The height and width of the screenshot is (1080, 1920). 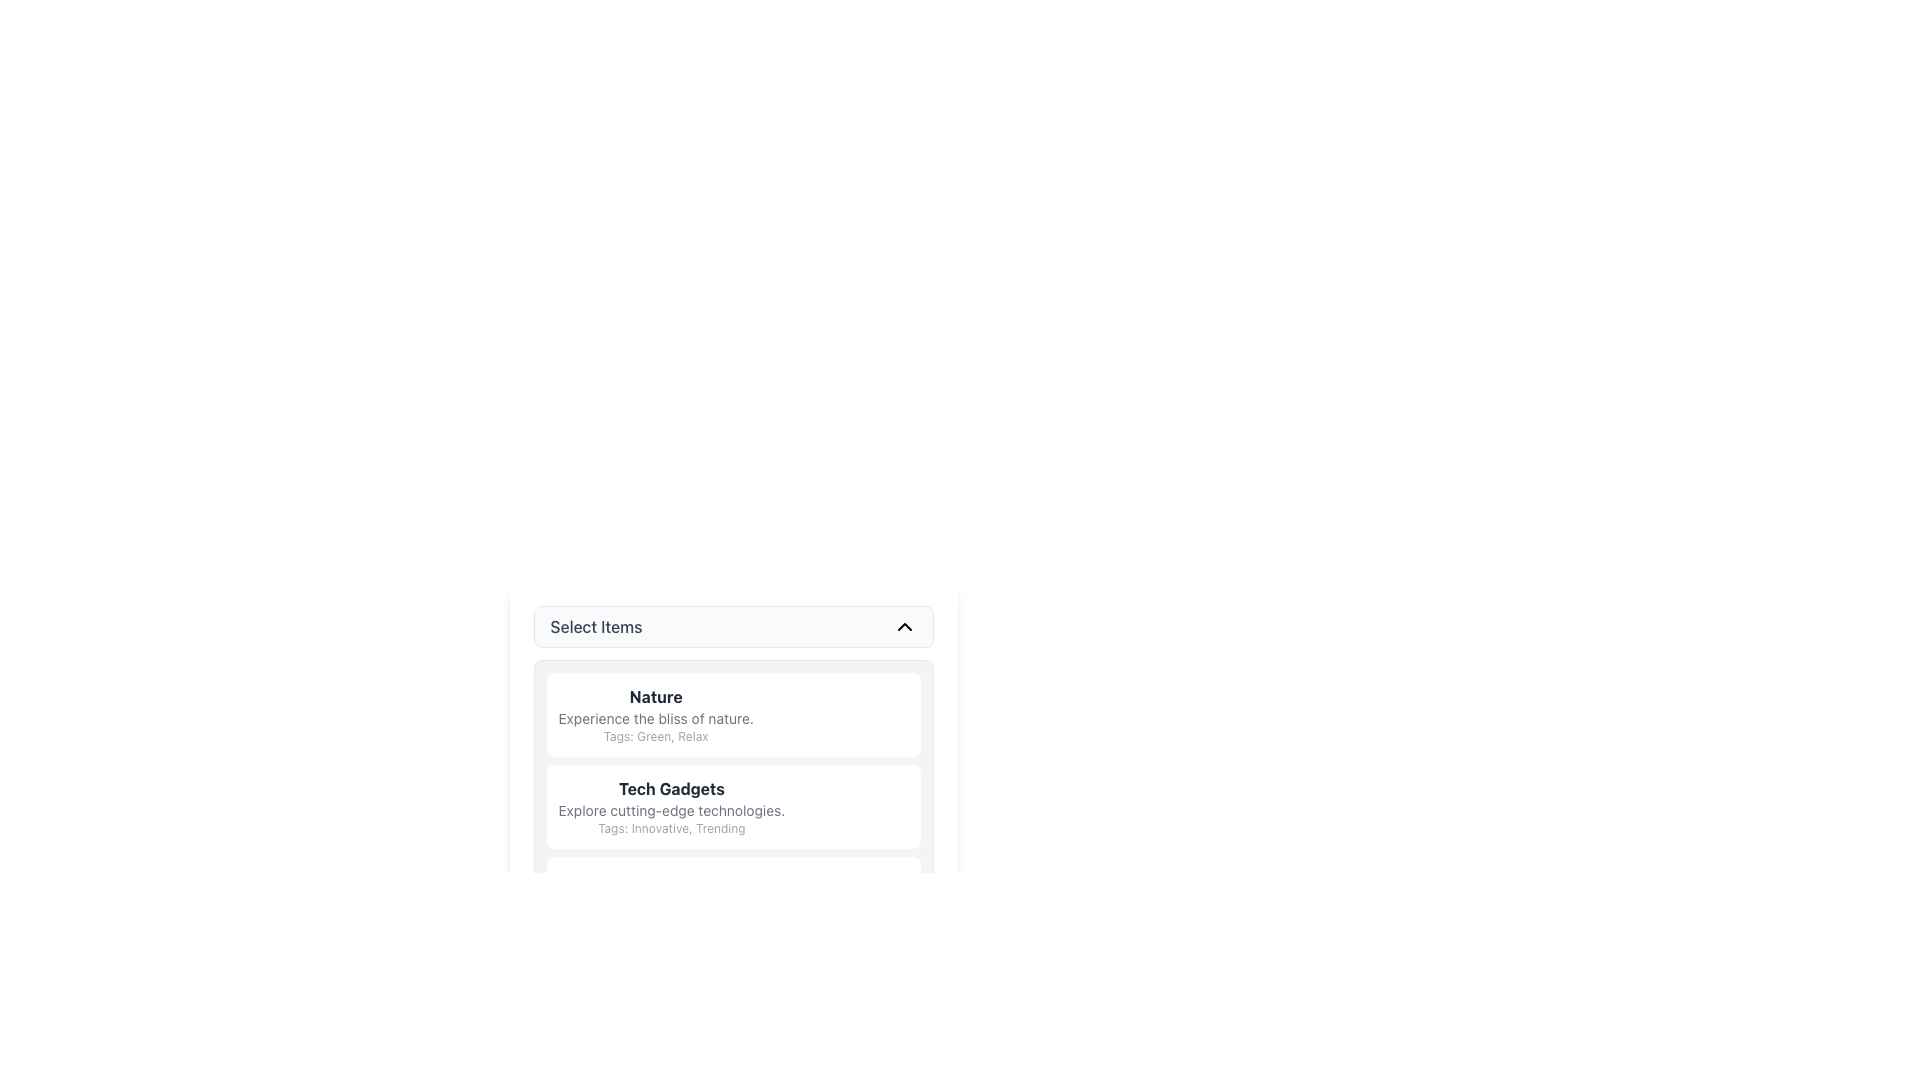 I want to click on extended details of the text-based list item labeled 'Tech Gadgets' that features a grey background and includes the text 'Explore cutting-edge technologies.', so click(x=732, y=810).